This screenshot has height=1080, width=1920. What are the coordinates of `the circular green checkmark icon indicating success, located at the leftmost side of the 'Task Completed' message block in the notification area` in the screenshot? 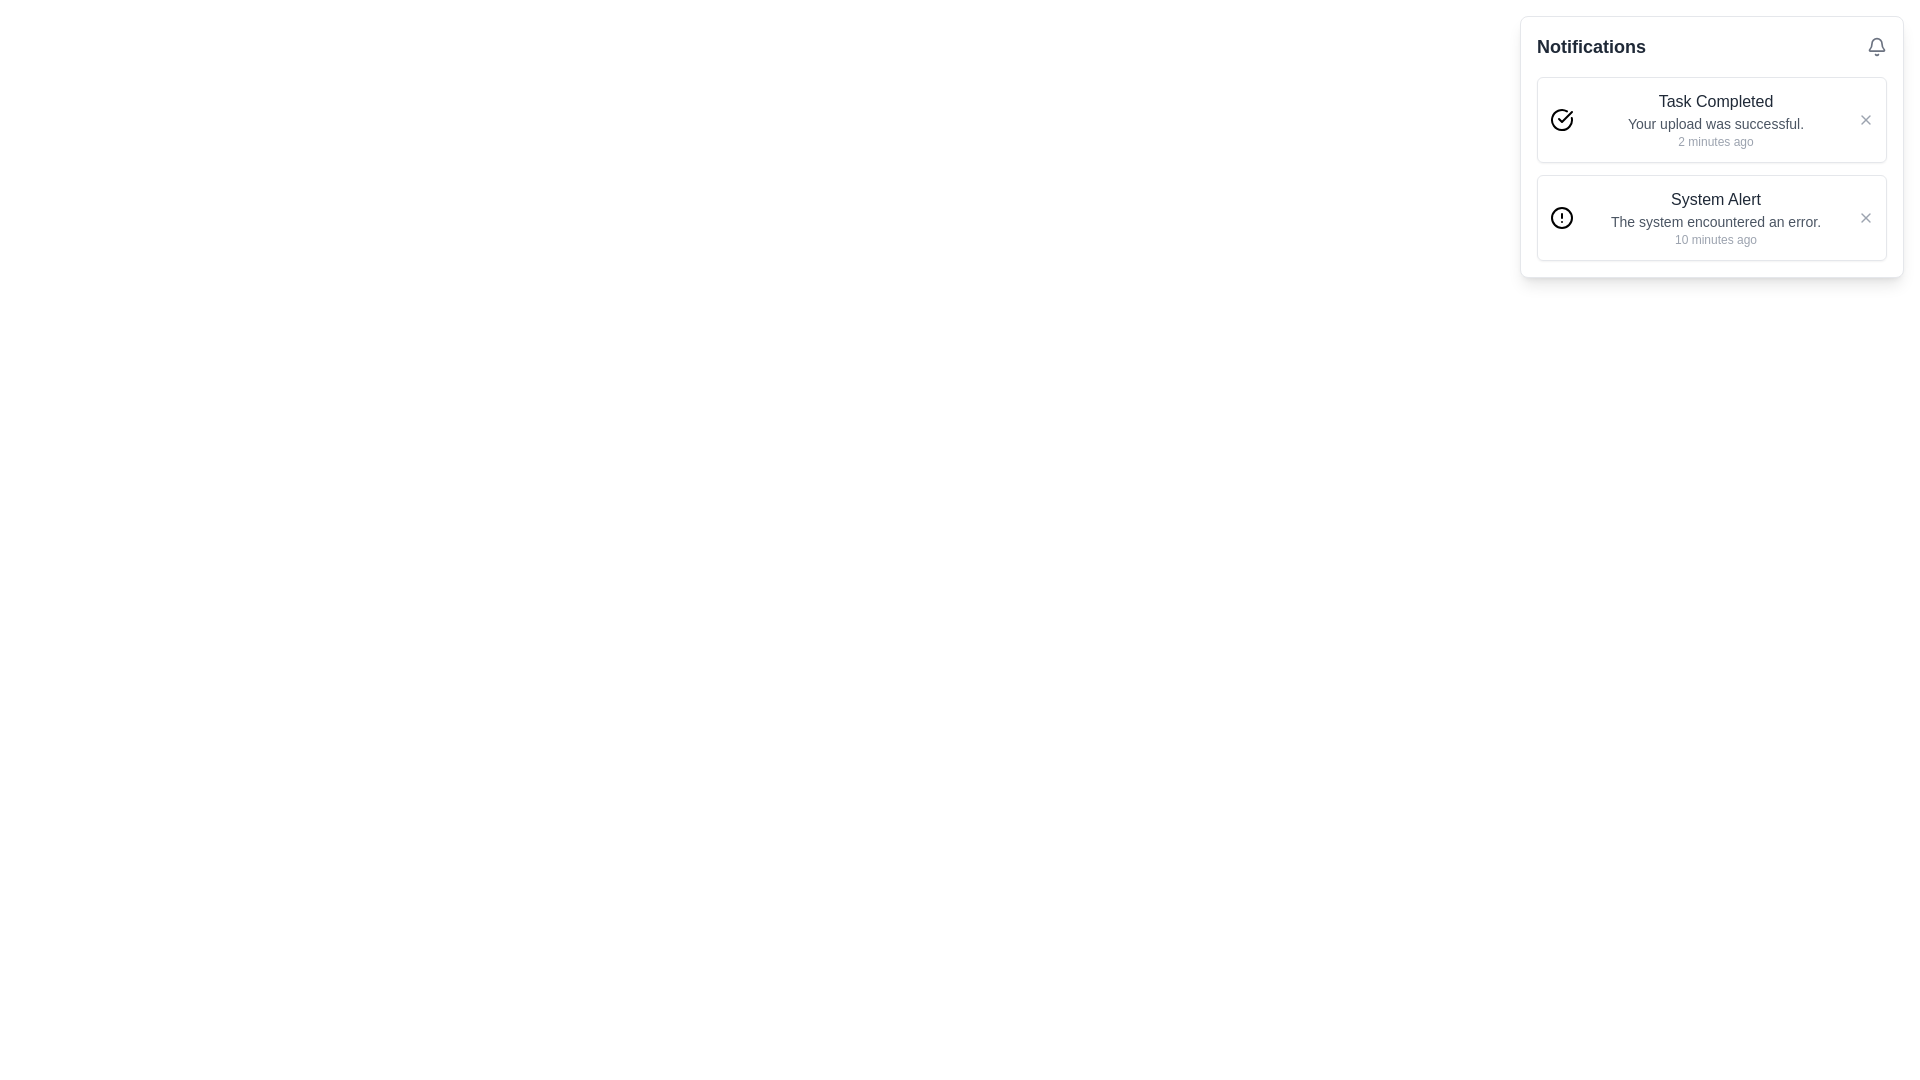 It's located at (1560, 119).